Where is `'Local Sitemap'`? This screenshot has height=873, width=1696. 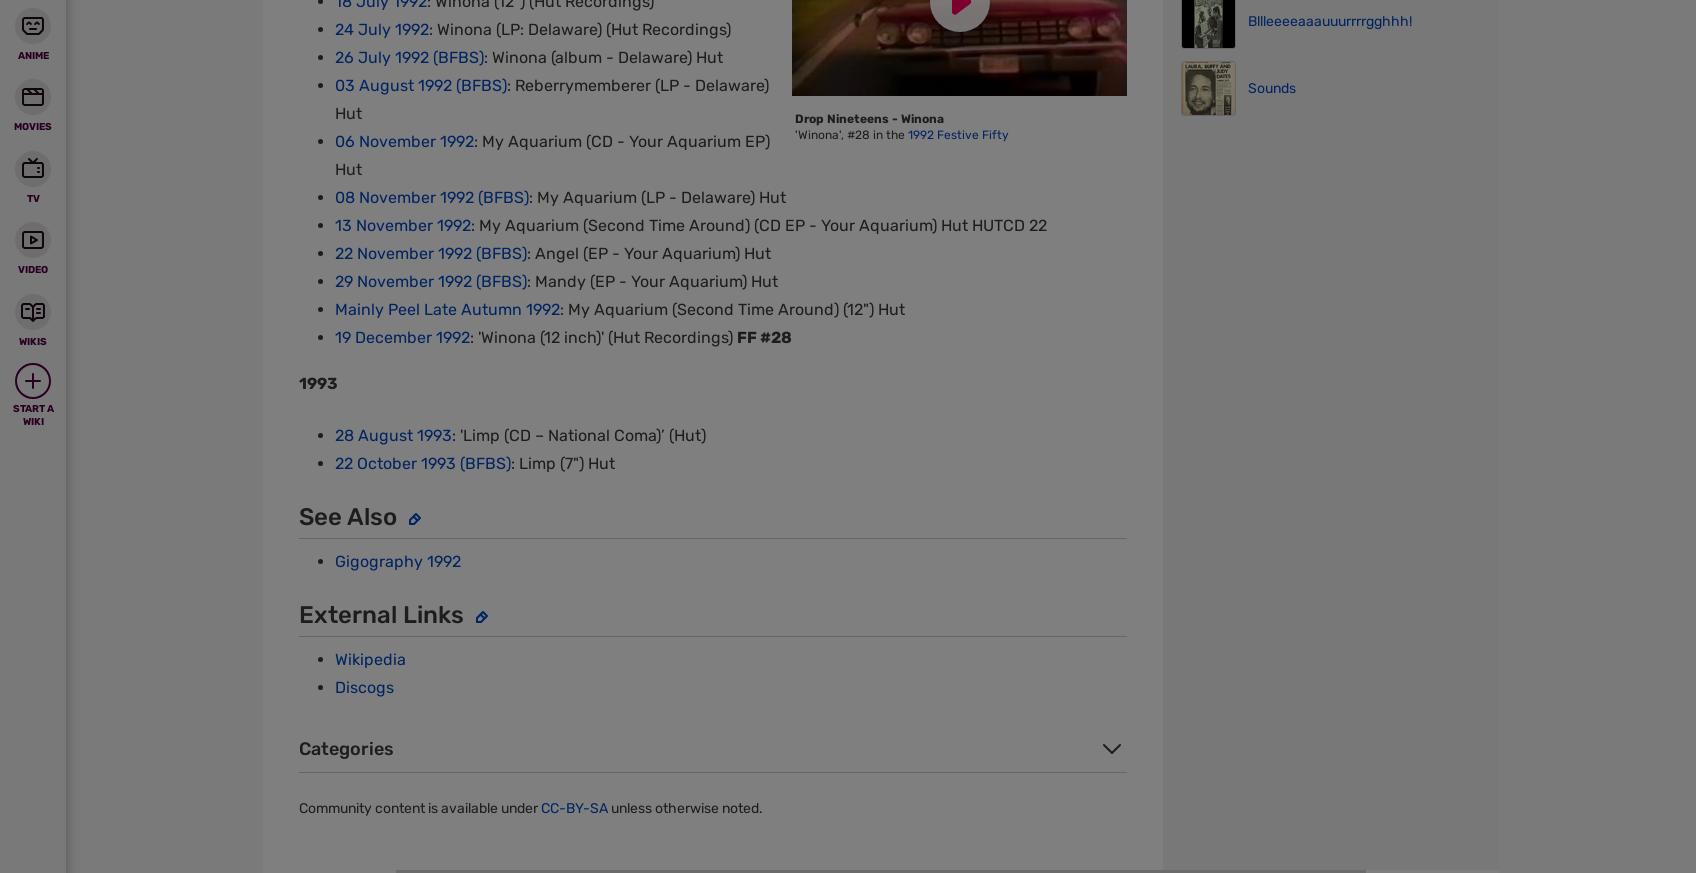 'Local Sitemap' is located at coordinates (684, 141).